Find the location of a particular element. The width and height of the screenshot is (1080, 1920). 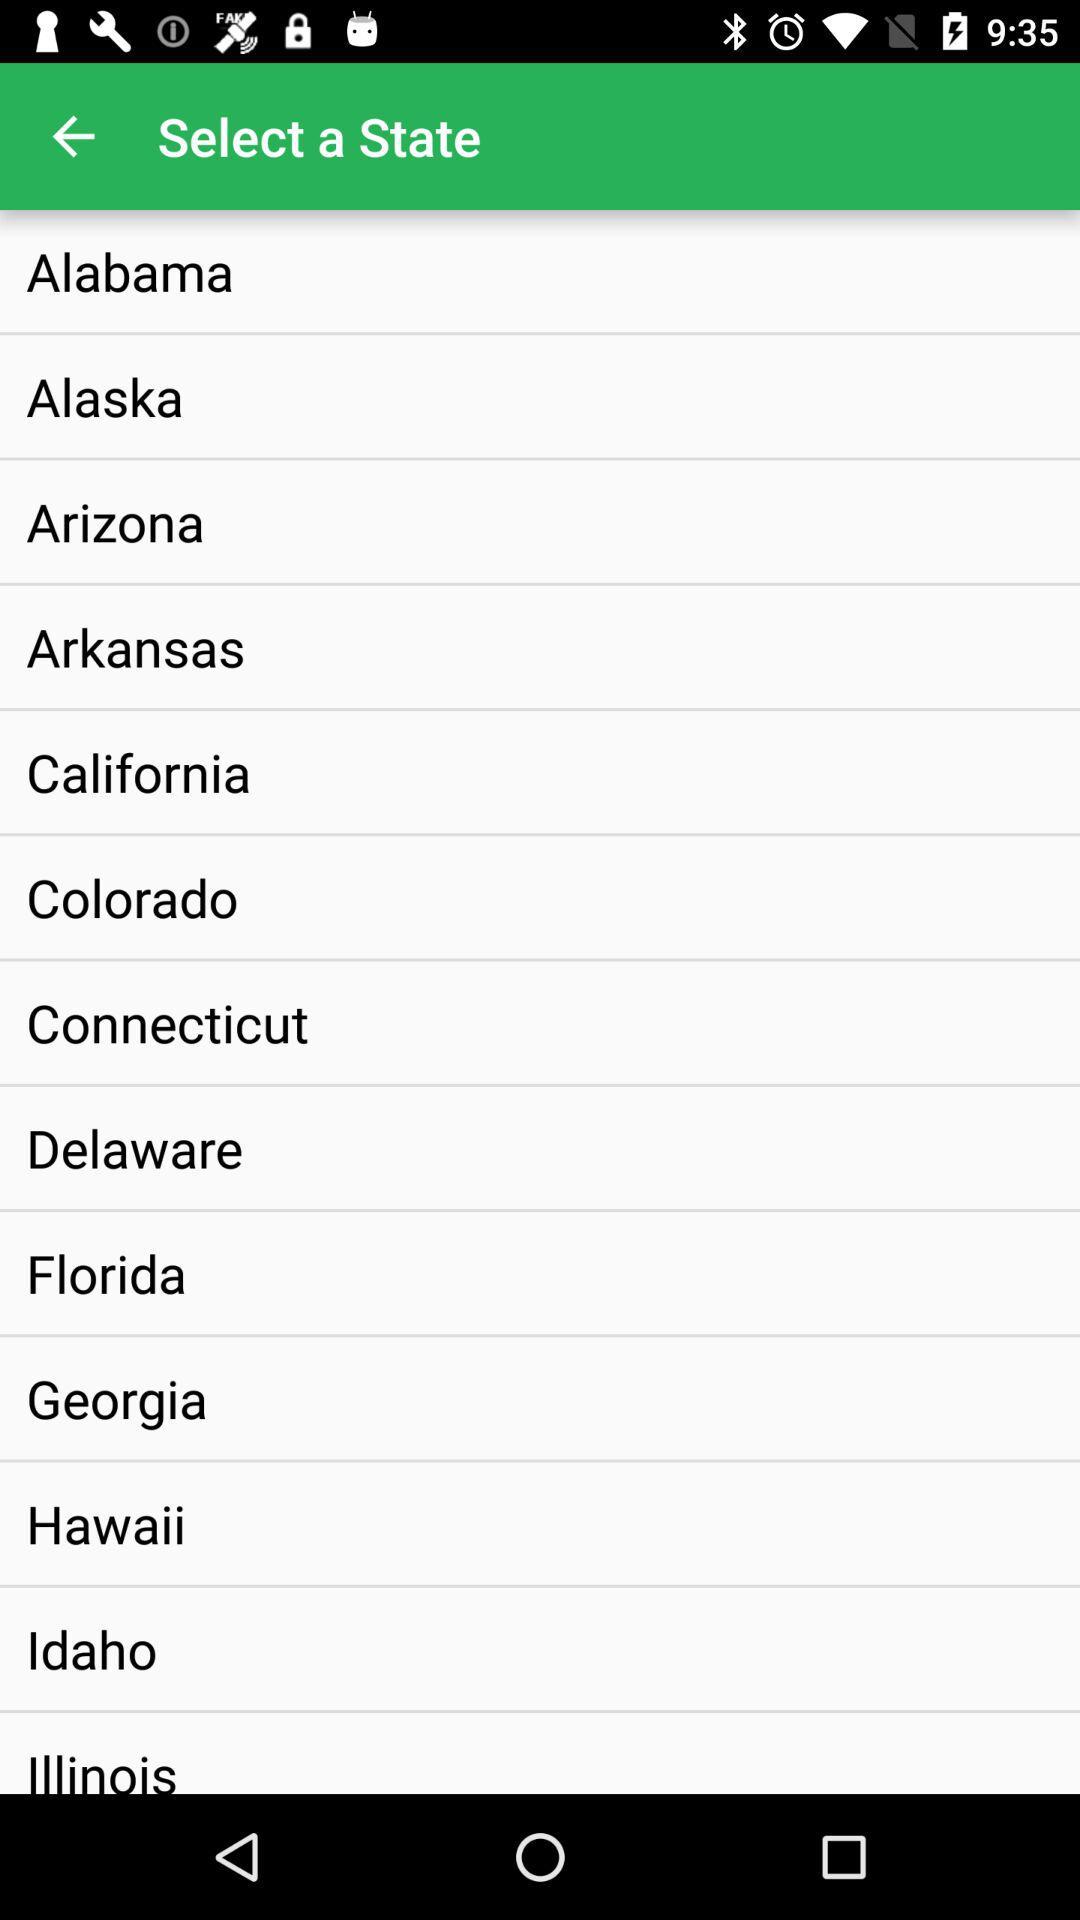

item next to select a state item is located at coordinates (72, 135).